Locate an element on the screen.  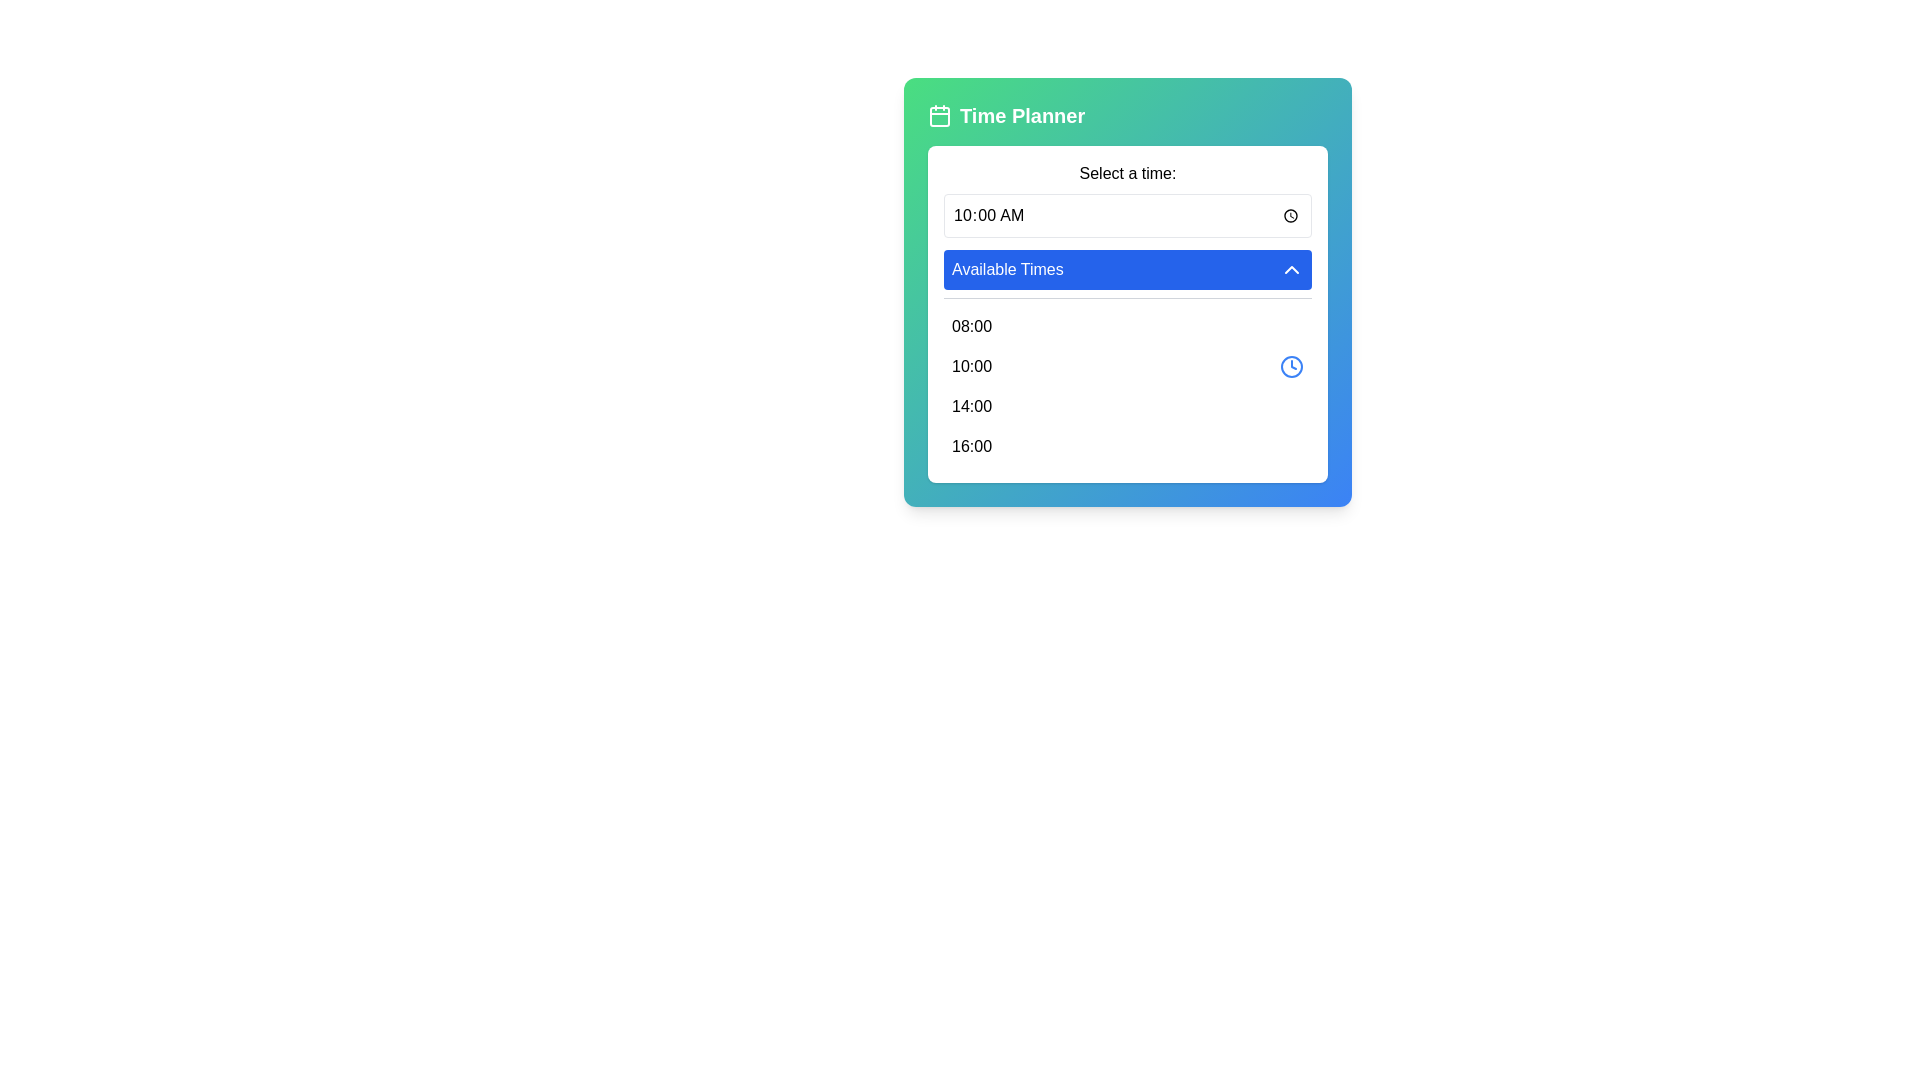
the Time input field to focus and edit the time, which is styled with a light background, rounded corners, and displays '10:00 AM' is located at coordinates (1128, 216).